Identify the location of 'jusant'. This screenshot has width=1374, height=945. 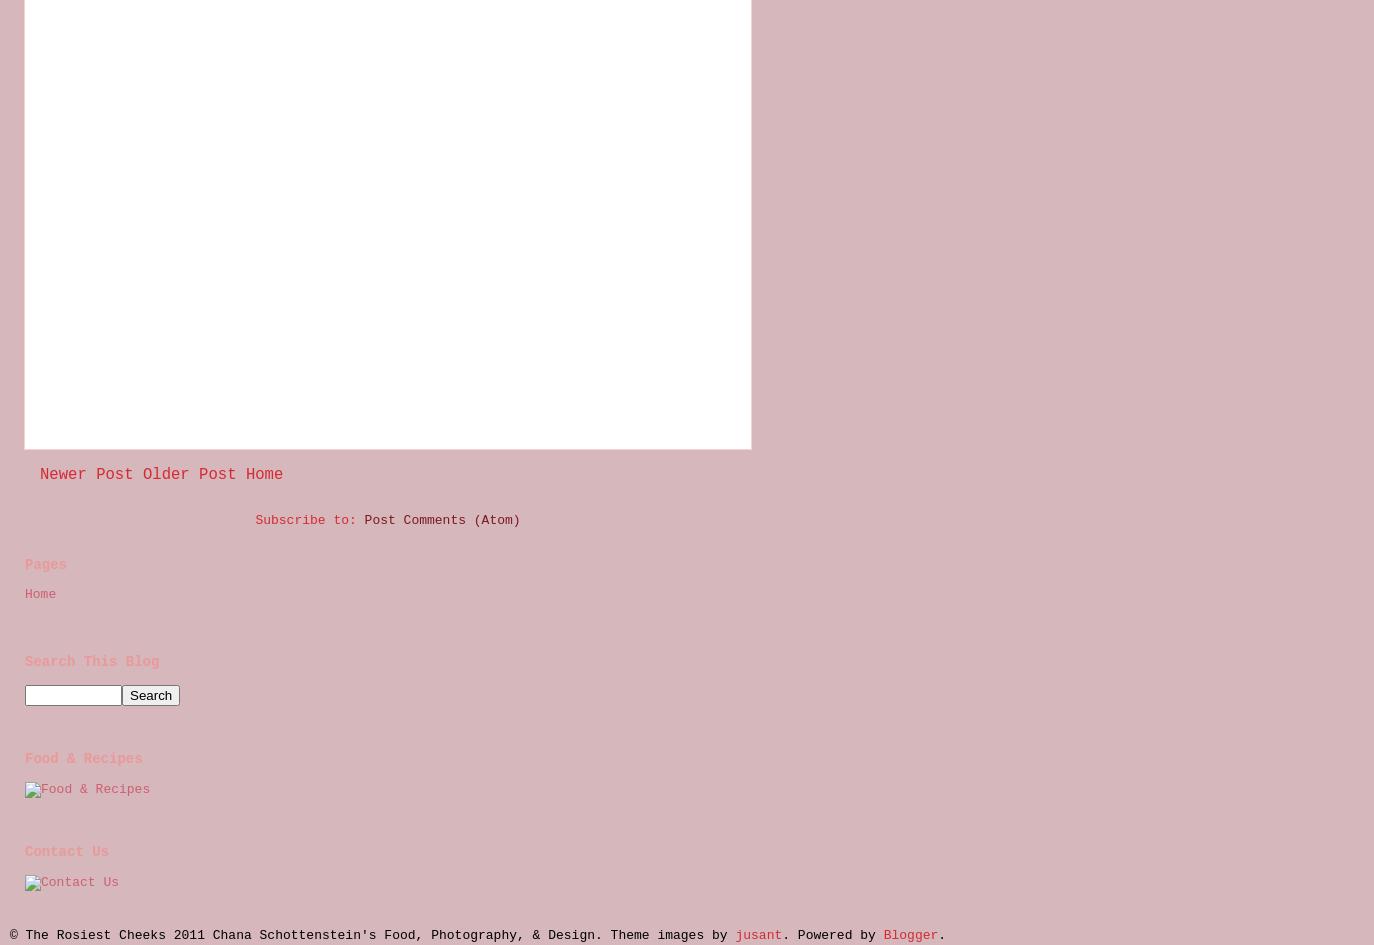
(733, 933).